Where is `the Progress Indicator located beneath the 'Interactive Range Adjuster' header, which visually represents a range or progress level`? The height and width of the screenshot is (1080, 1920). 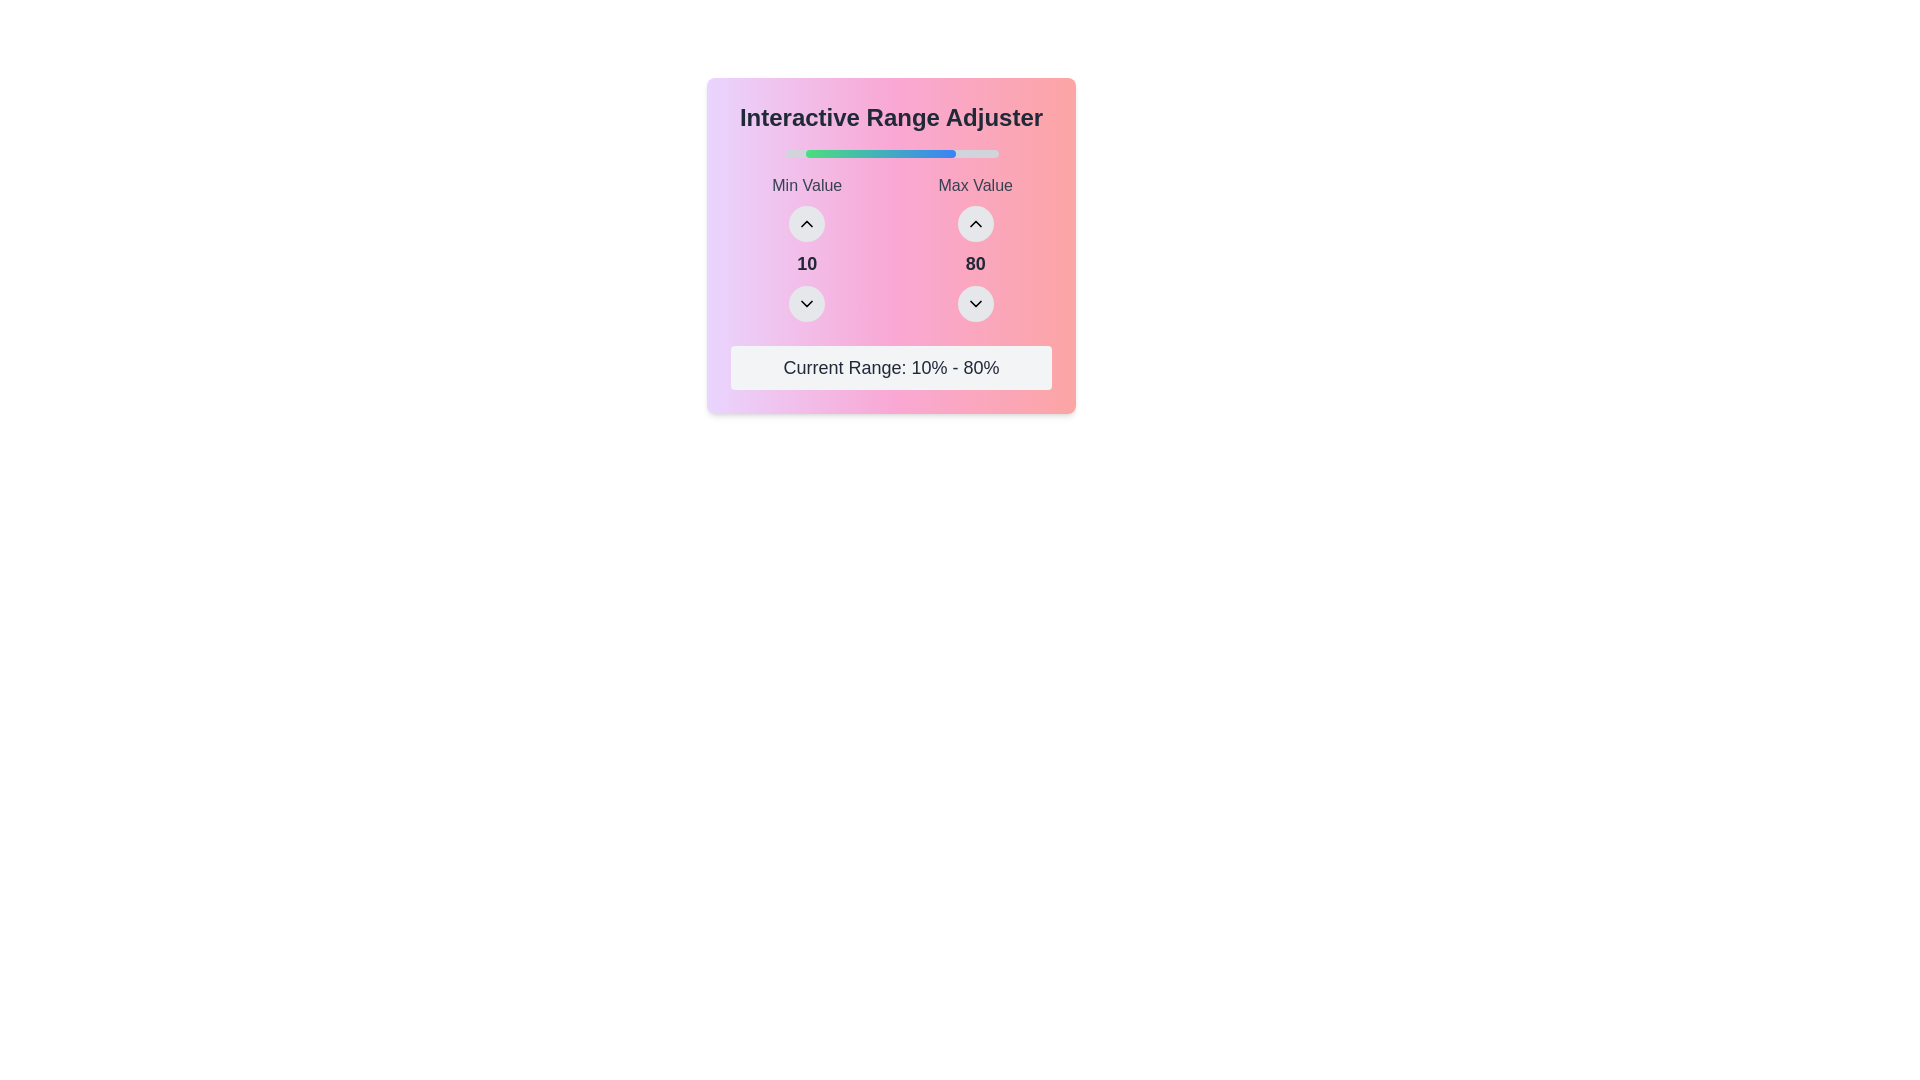
the Progress Indicator located beneath the 'Interactive Range Adjuster' header, which visually represents a range or progress level is located at coordinates (890, 153).